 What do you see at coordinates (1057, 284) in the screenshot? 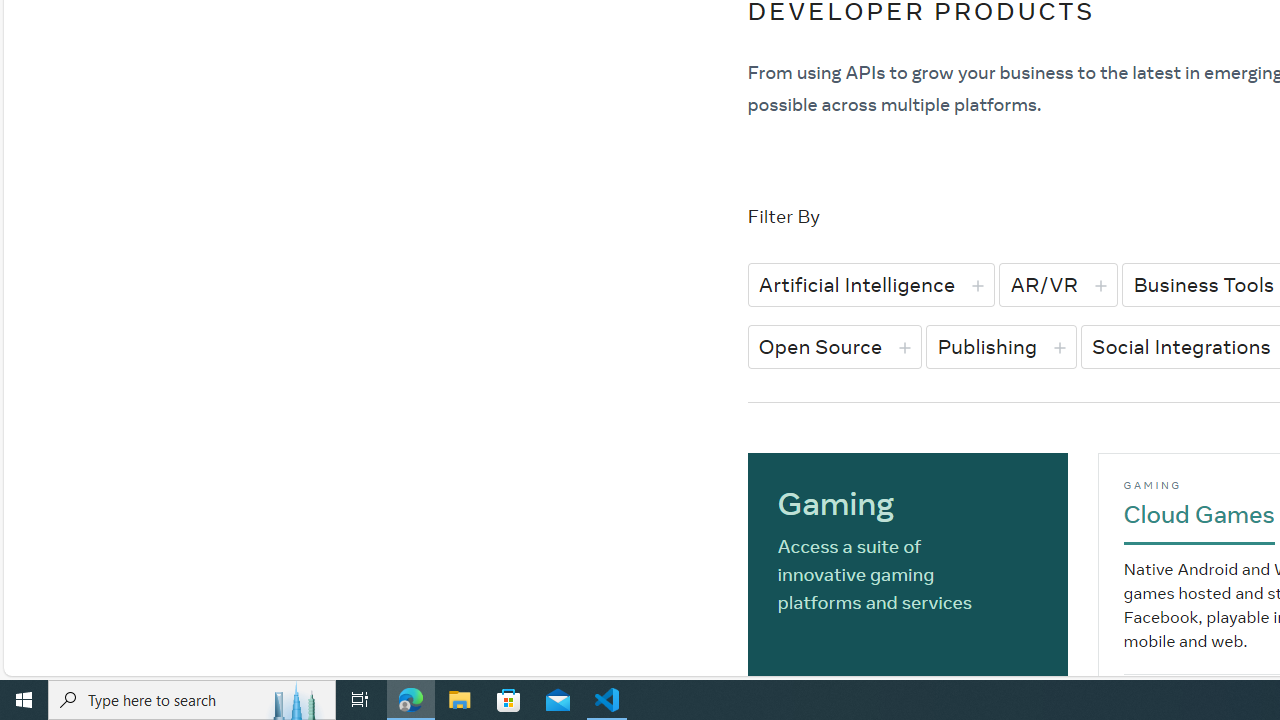
I see `'AR/VR'` at bounding box center [1057, 284].